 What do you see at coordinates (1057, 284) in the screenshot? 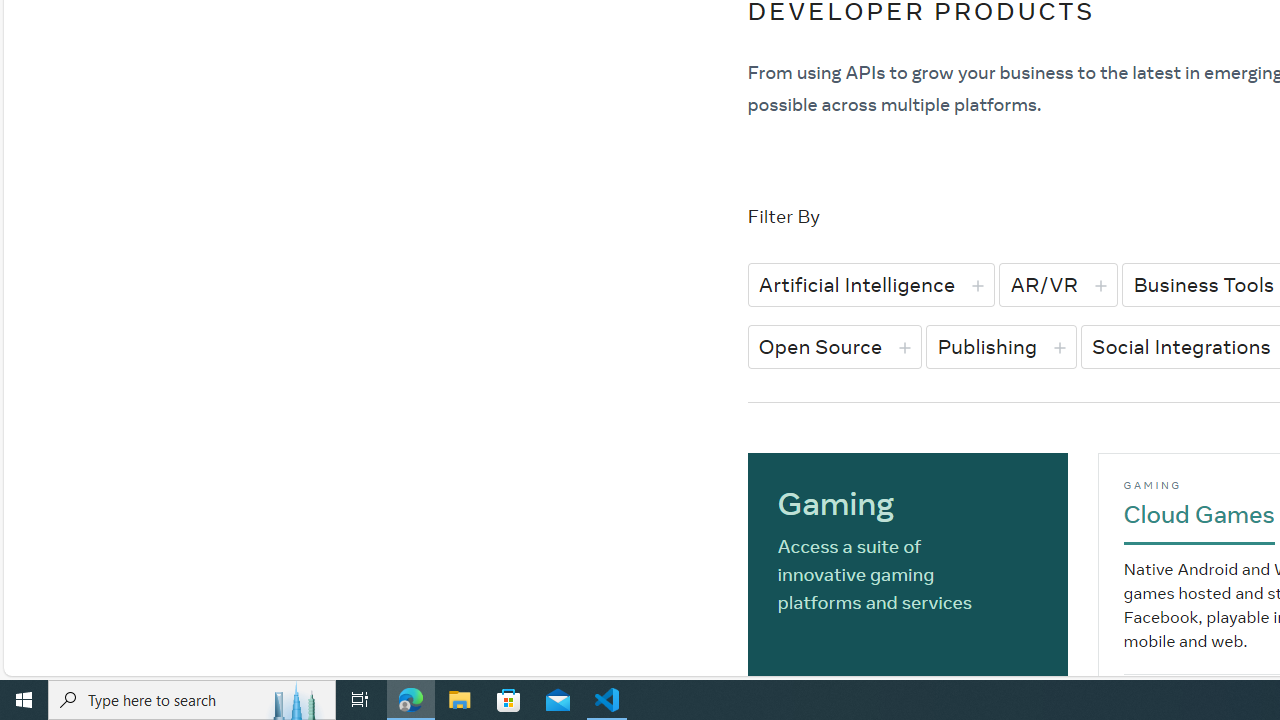
I see `'AR/VR'` at bounding box center [1057, 284].